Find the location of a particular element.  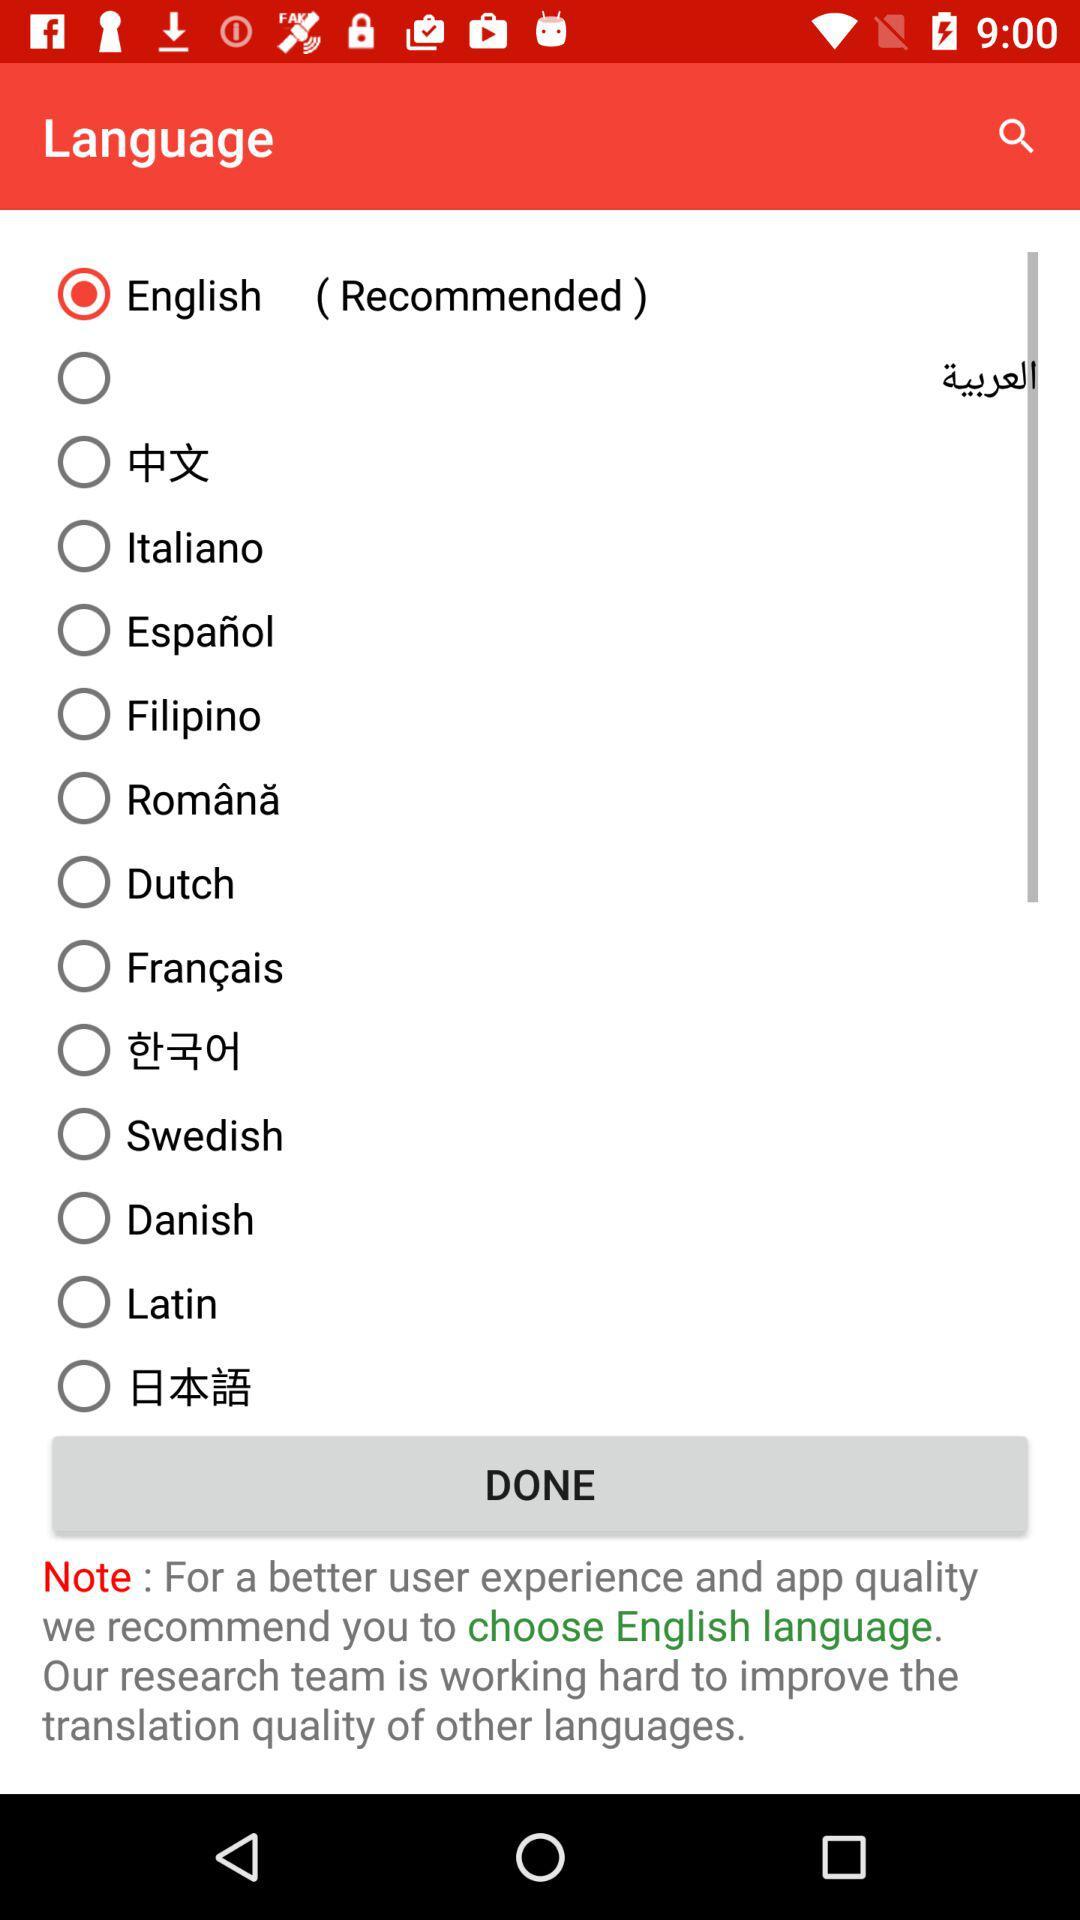

item above the done icon is located at coordinates (540, 1381).